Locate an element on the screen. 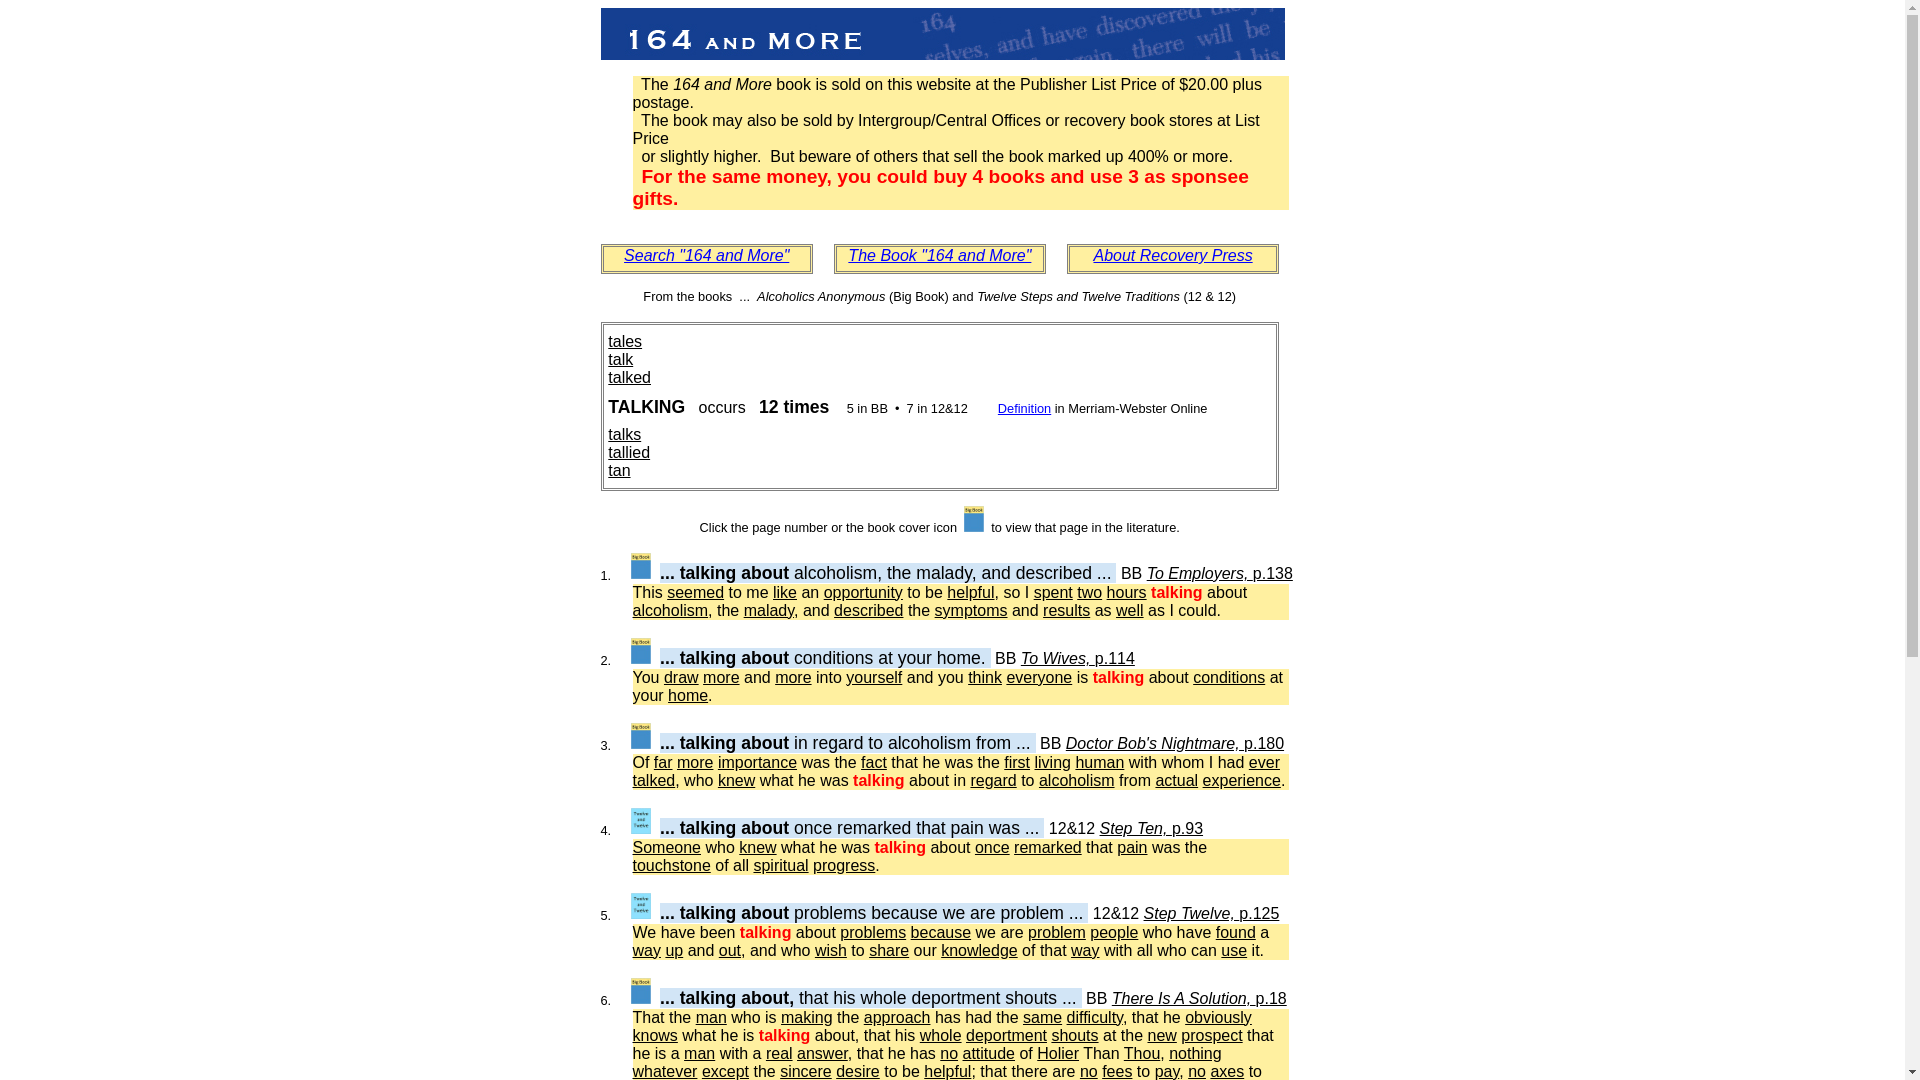  'because' is located at coordinates (940, 932).